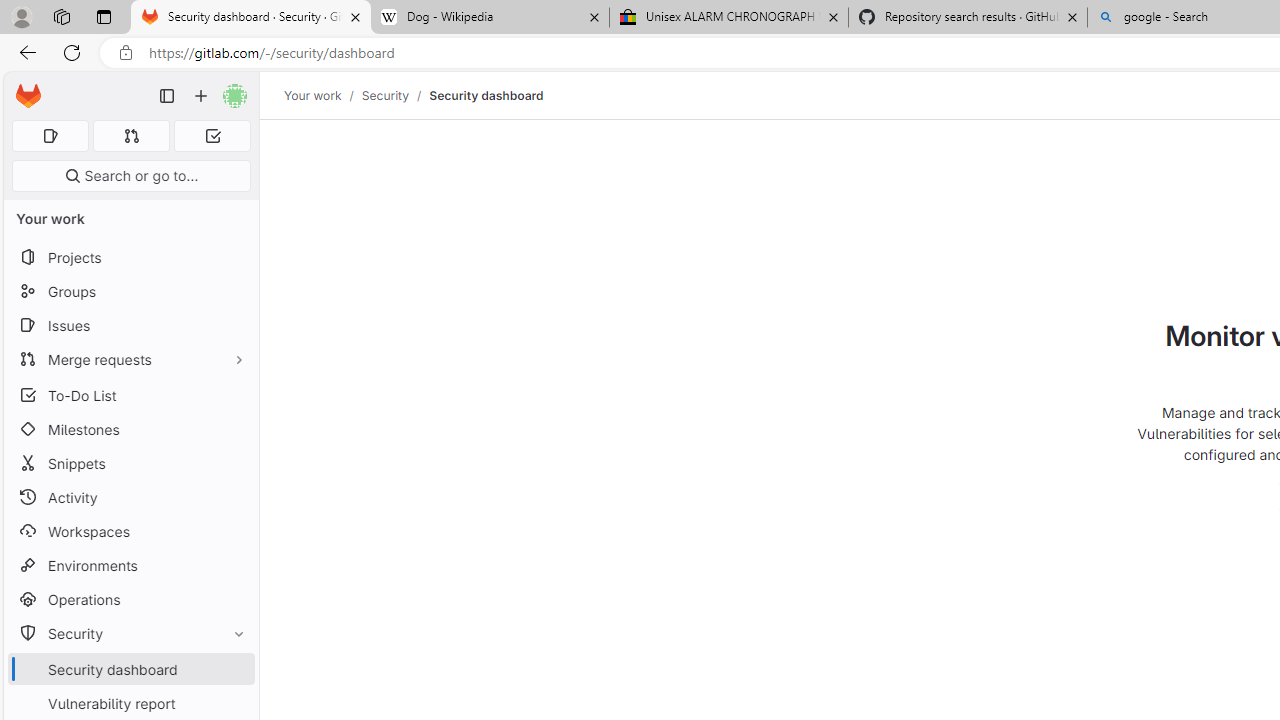  What do you see at coordinates (130, 702) in the screenshot?
I see `'Vulnerability report'` at bounding box center [130, 702].